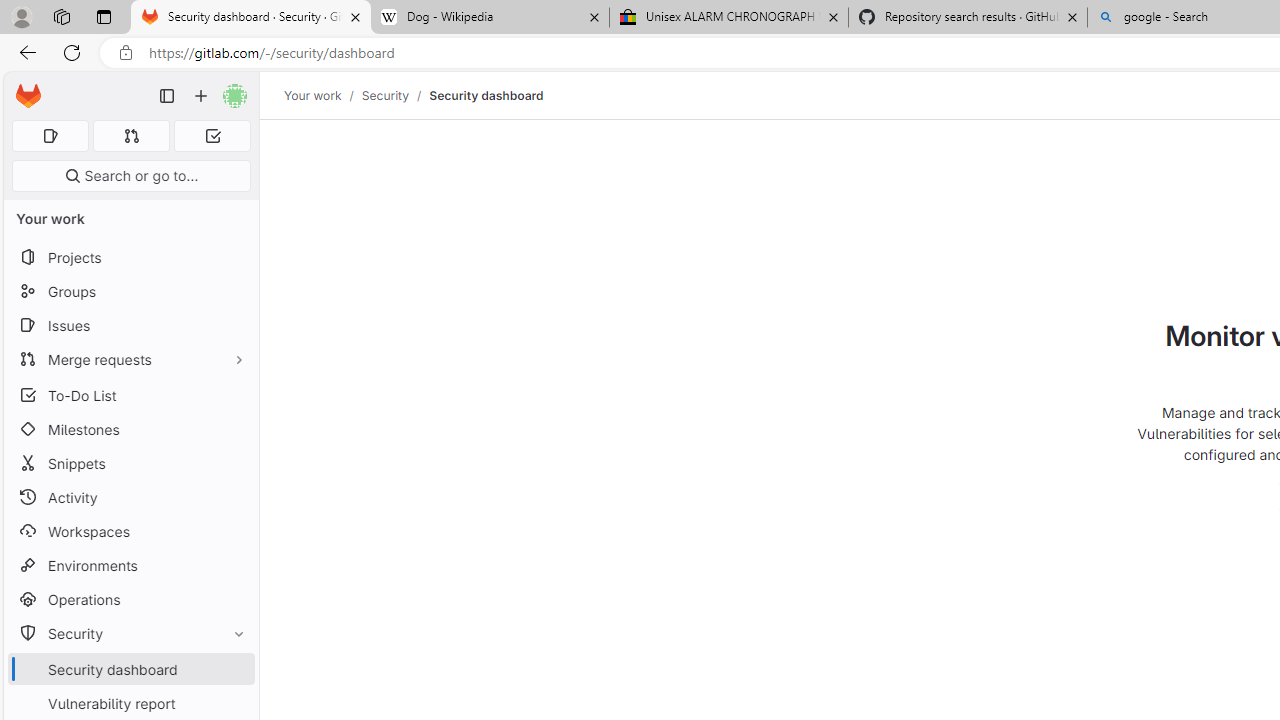  What do you see at coordinates (130, 702) in the screenshot?
I see `'Vulnerability report'` at bounding box center [130, 702].